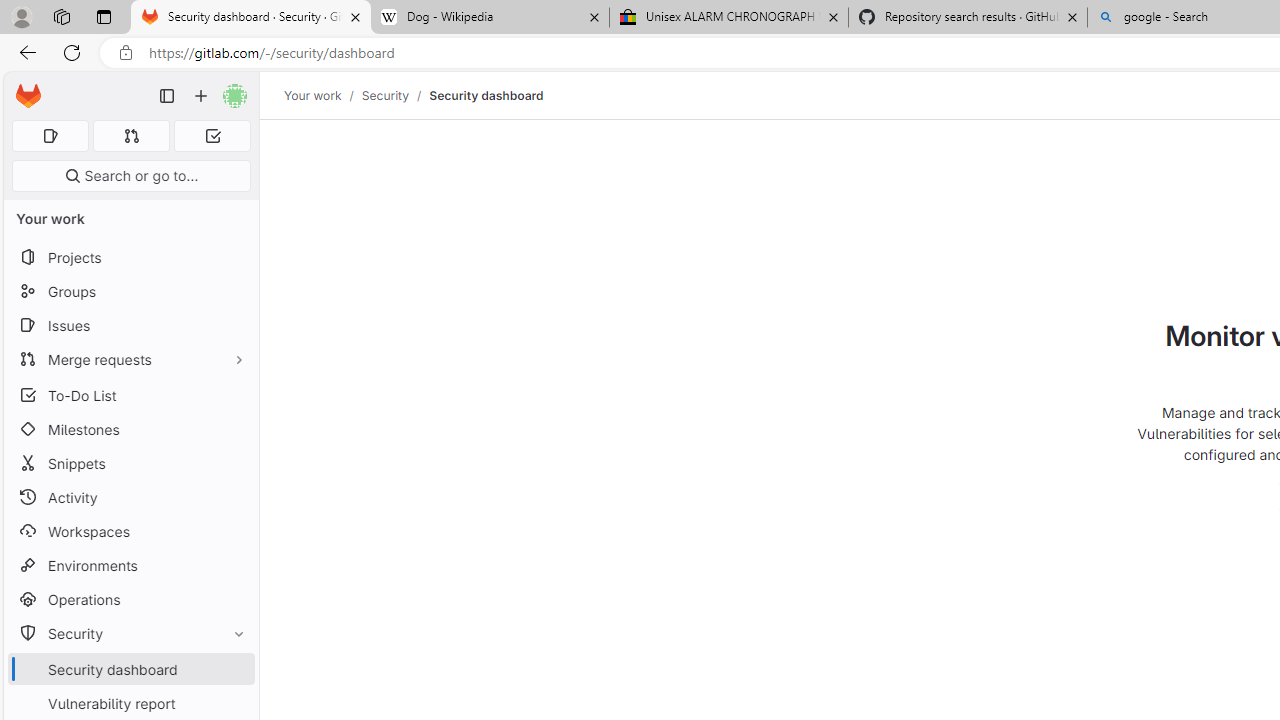  What do you see at coordinates (130, 702) in the screenshot?
I see `'Vulnerability report'` at bounding box center [130, 702].